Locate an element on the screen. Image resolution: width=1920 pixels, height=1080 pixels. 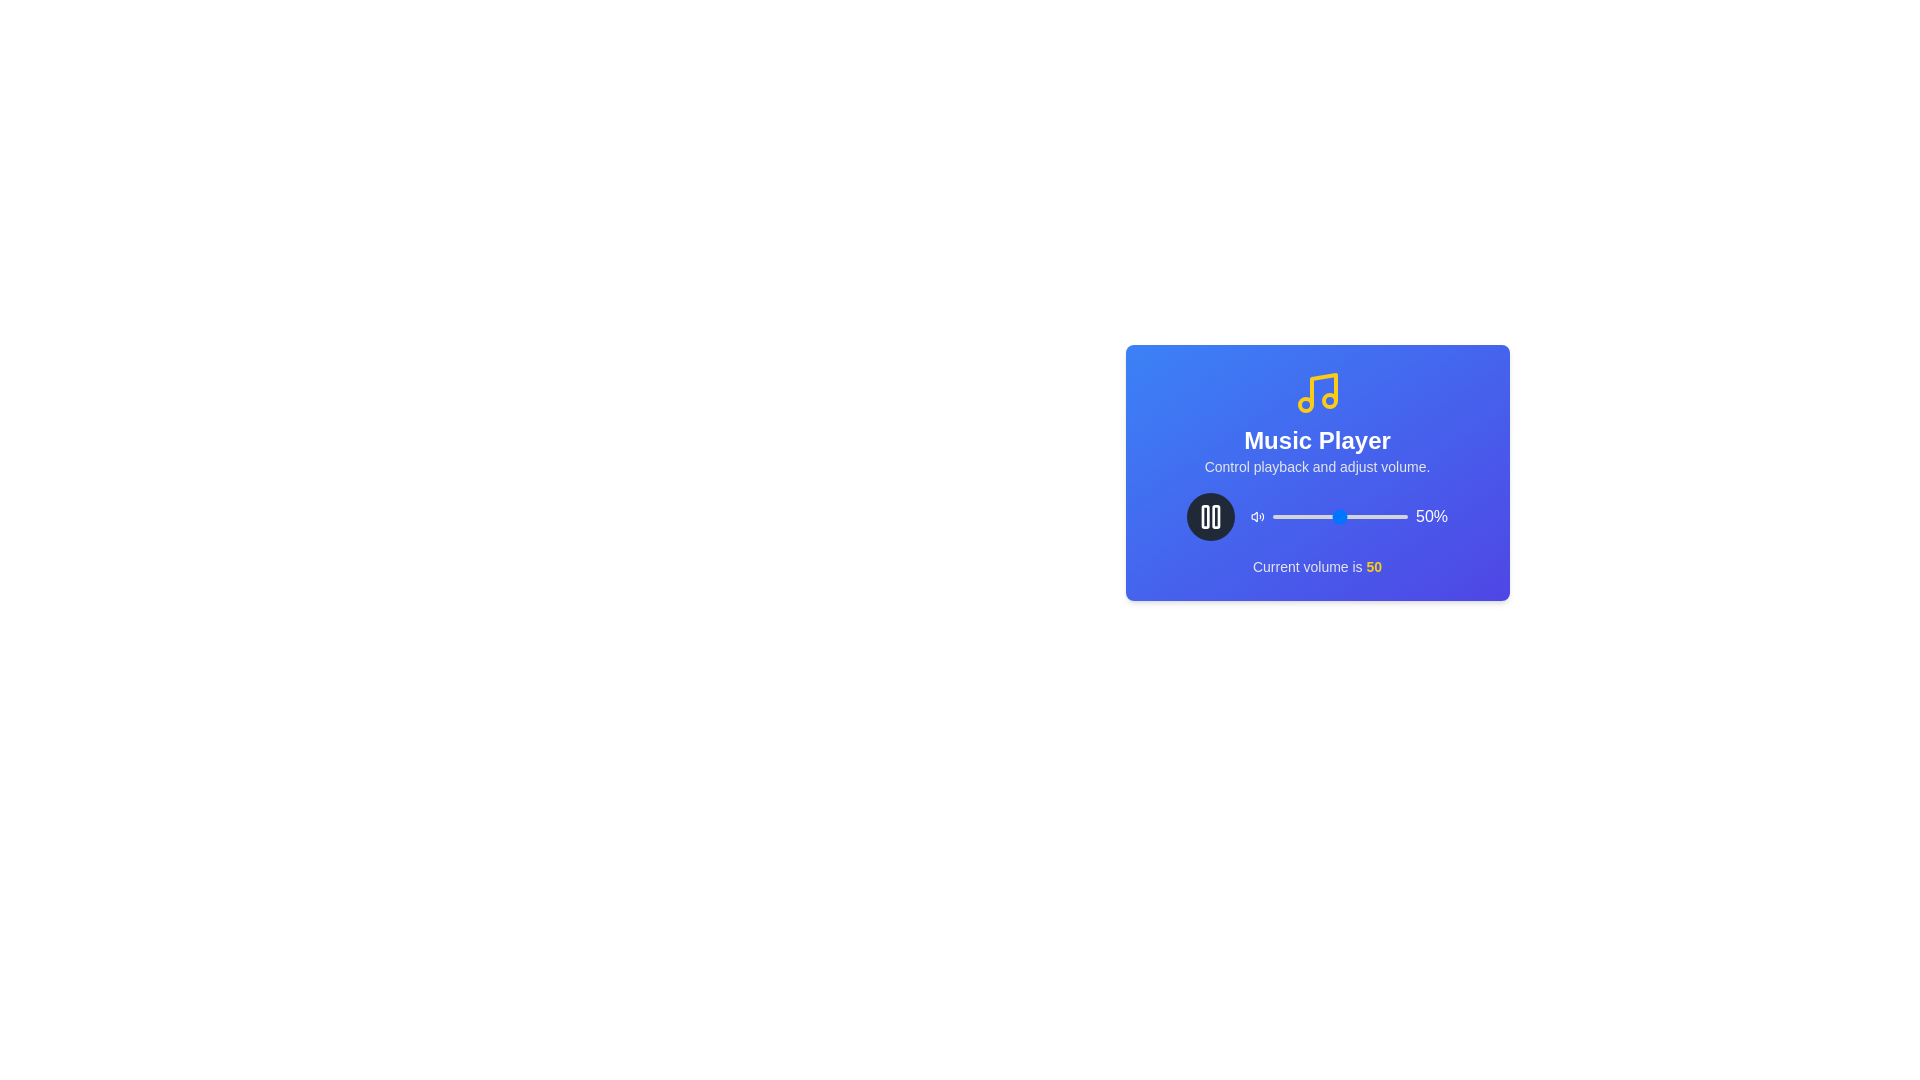
the play/pause button to toggle the playback state is located at coordinates (1209, 515).